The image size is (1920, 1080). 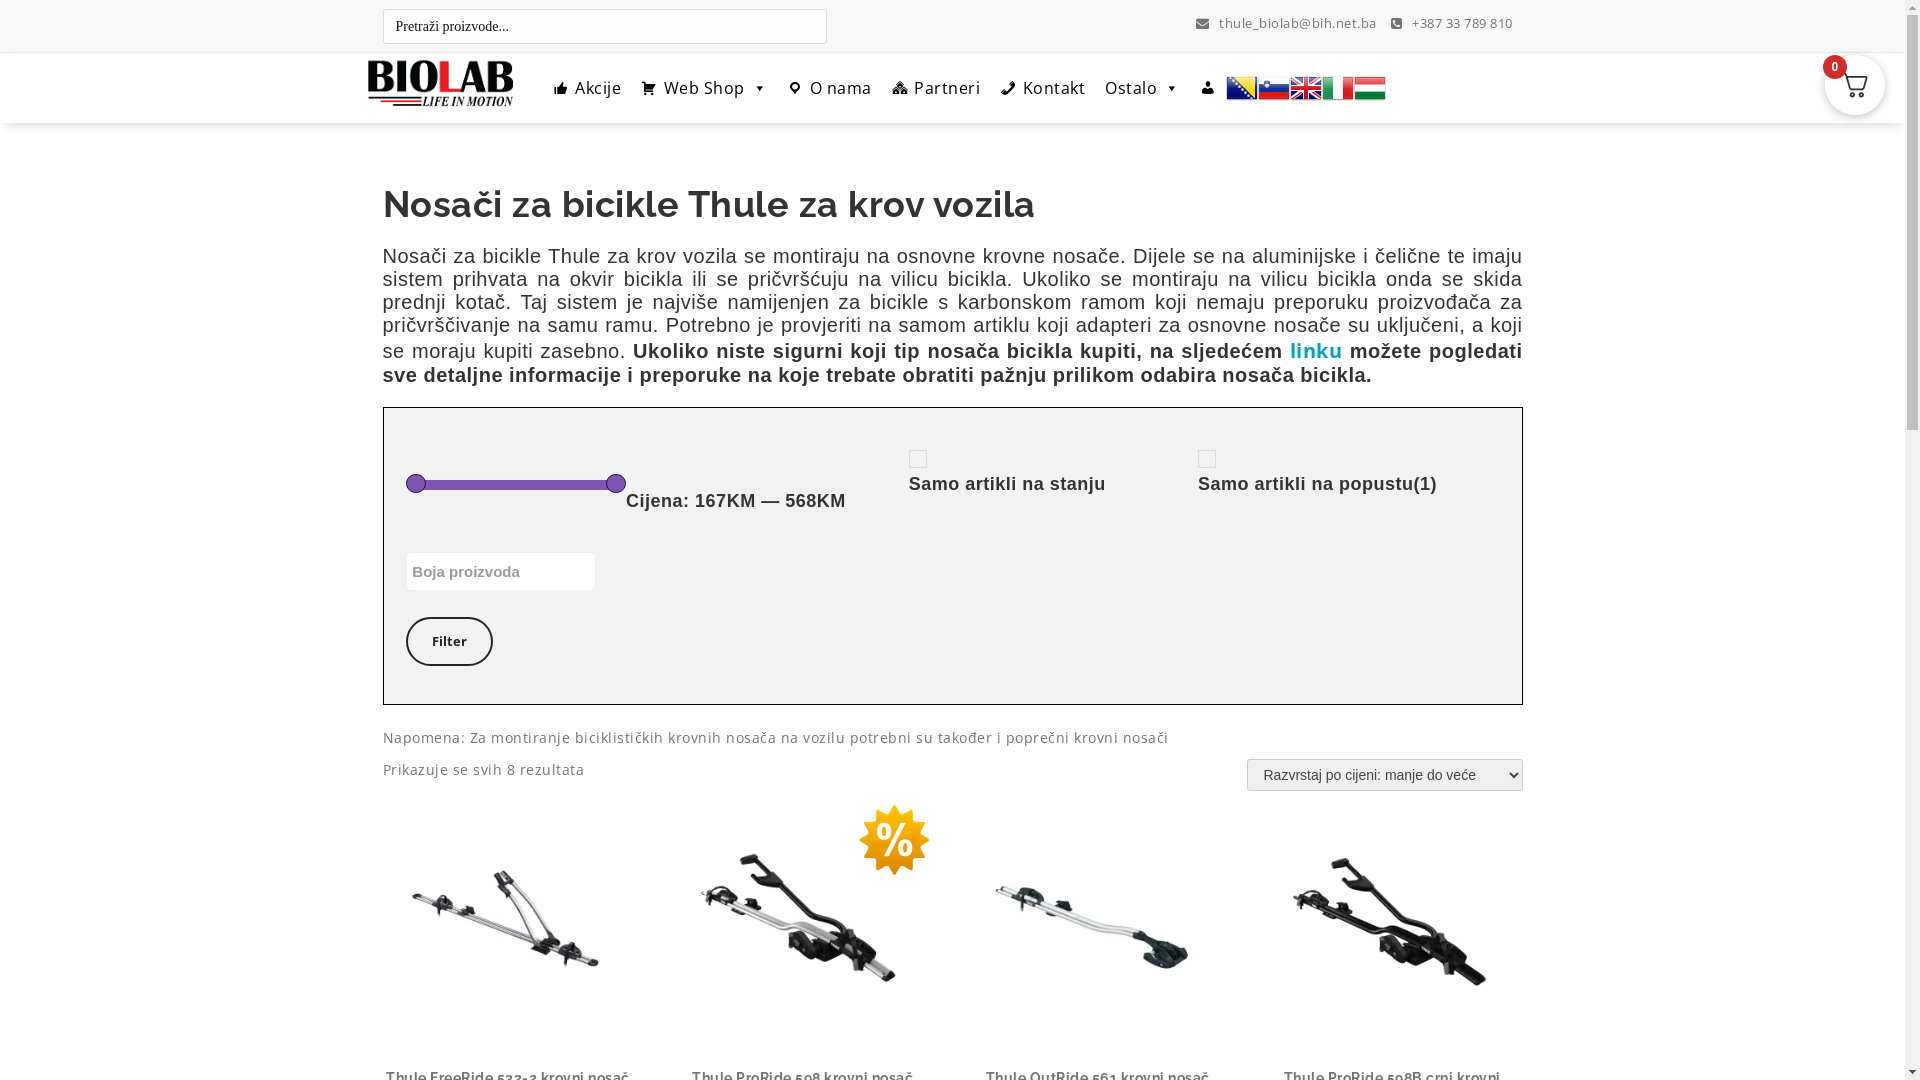 I want to click on 'thule_biolab@bih.net.ba', so click(x=1286, y=23).